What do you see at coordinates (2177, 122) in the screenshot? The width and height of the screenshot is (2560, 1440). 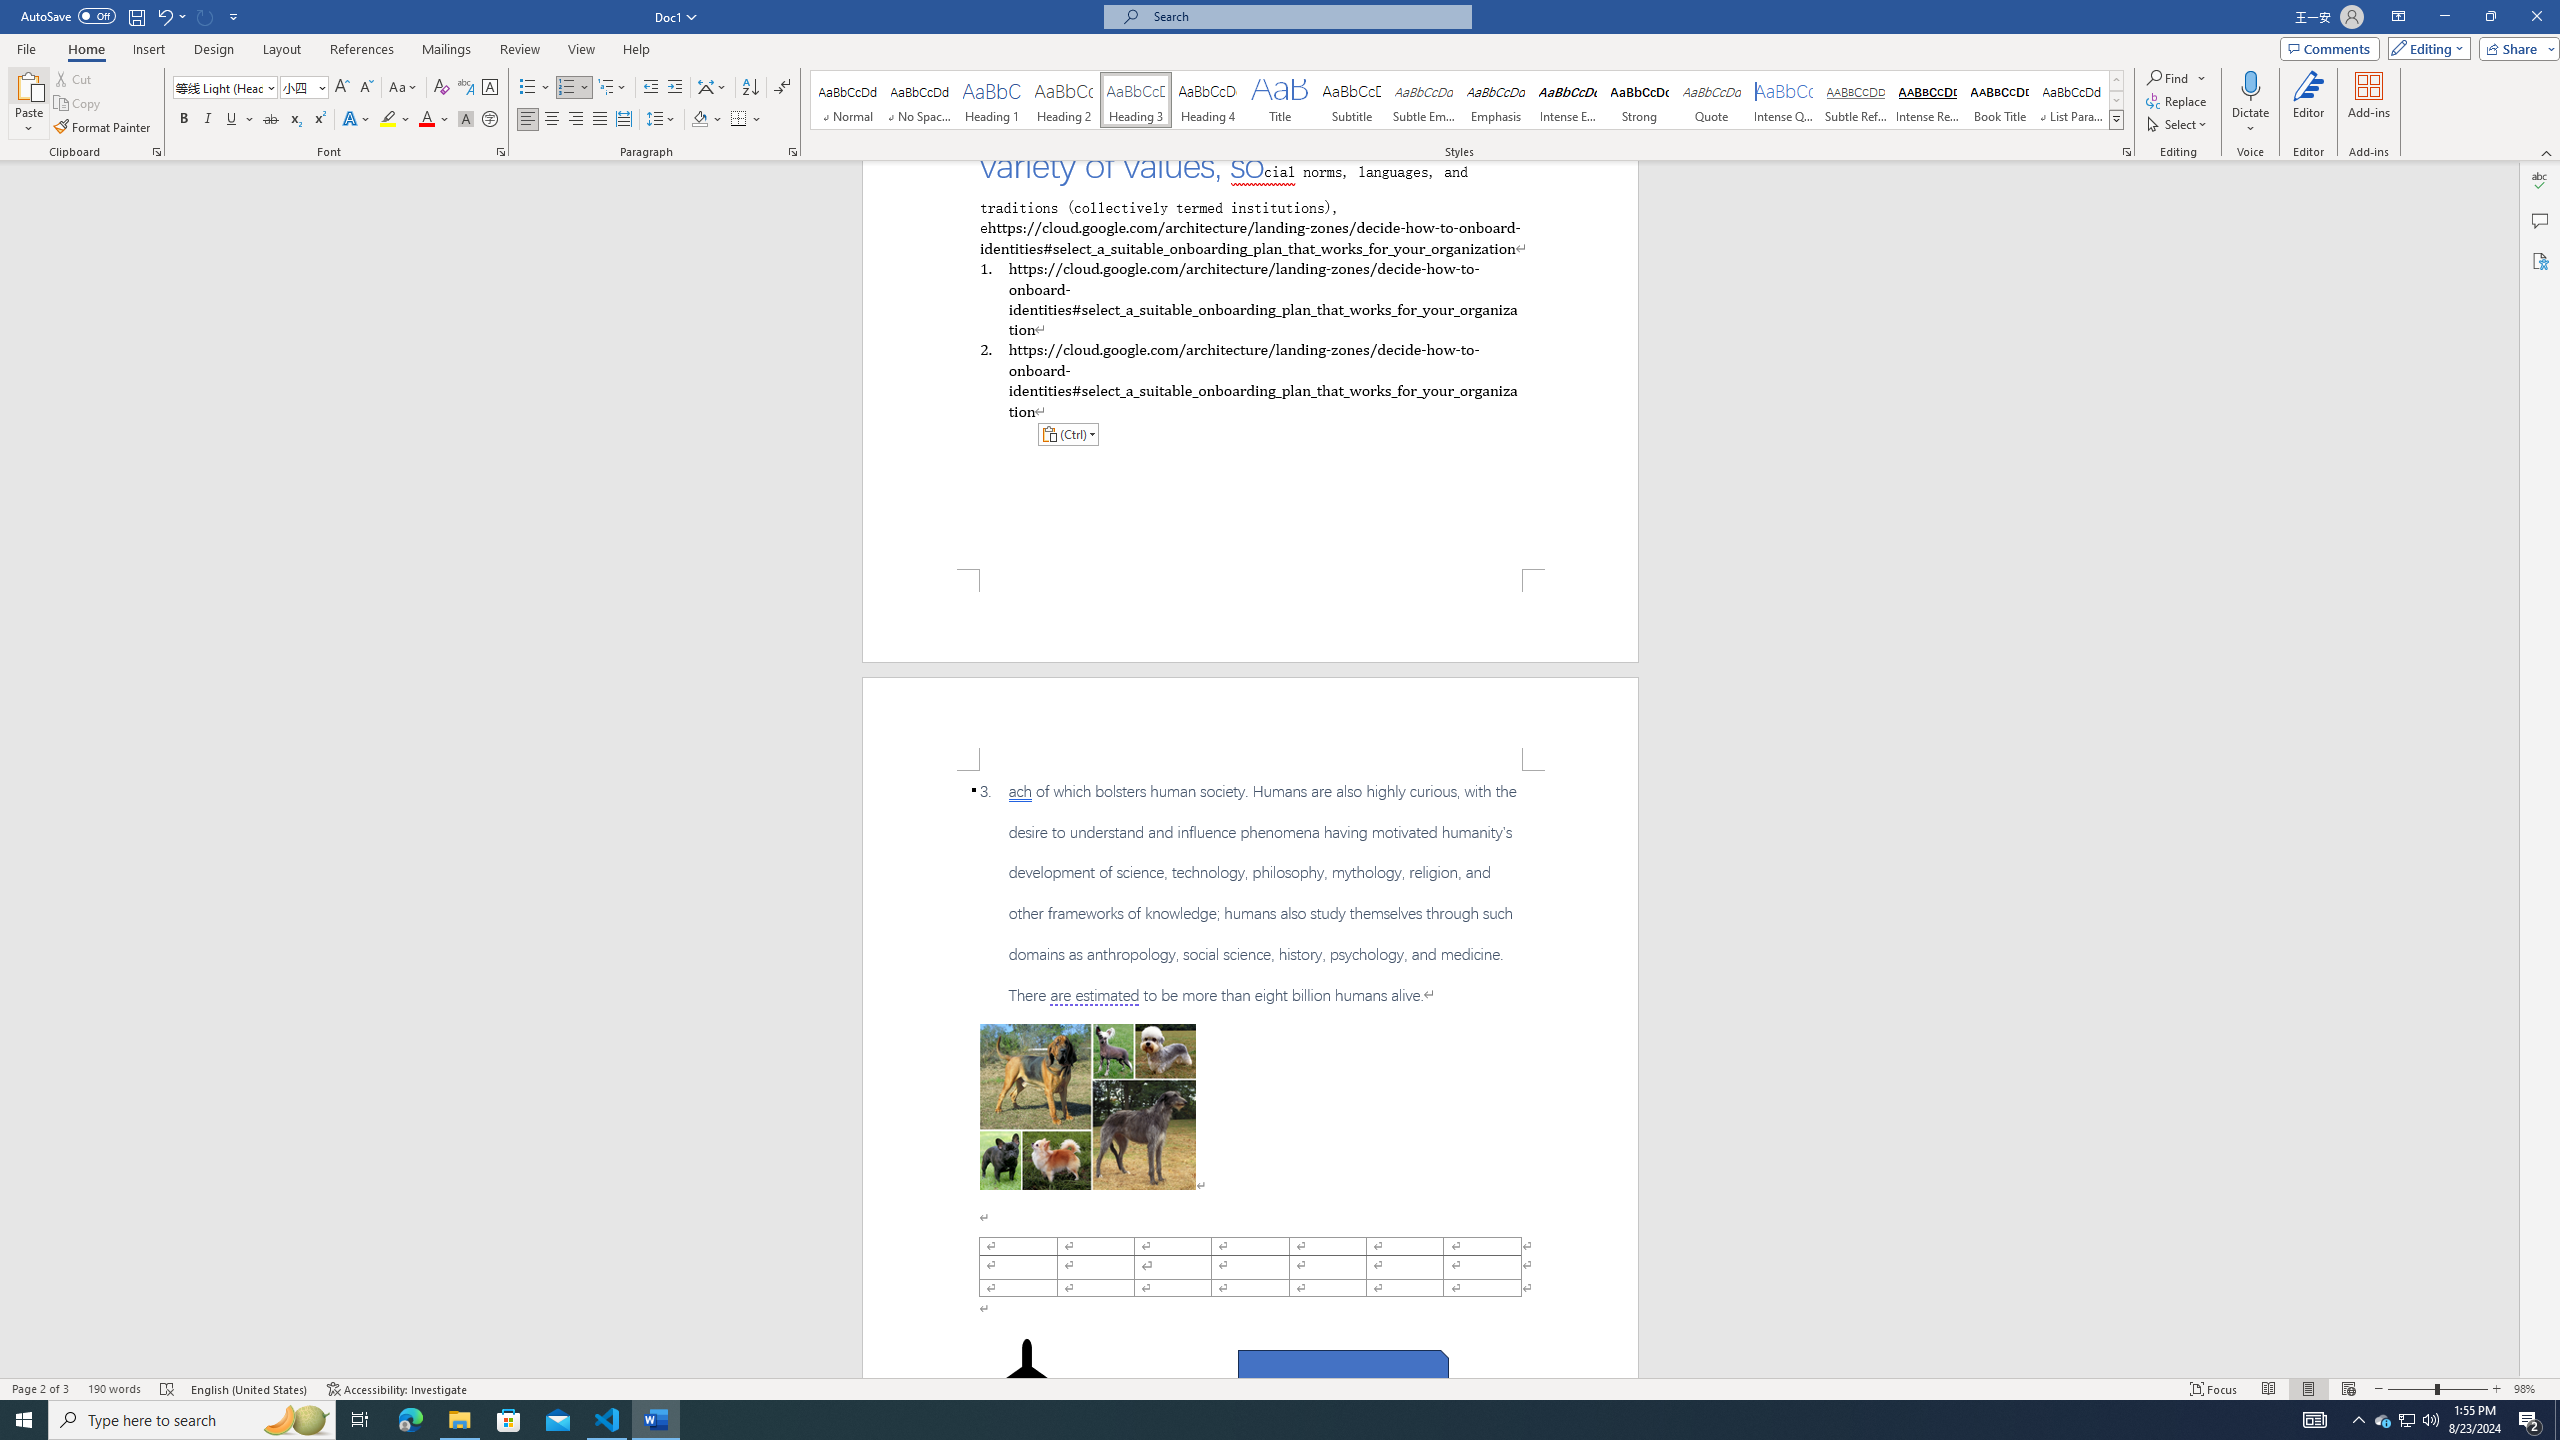 I see `'Select'` at bounding box center [2177, 122].